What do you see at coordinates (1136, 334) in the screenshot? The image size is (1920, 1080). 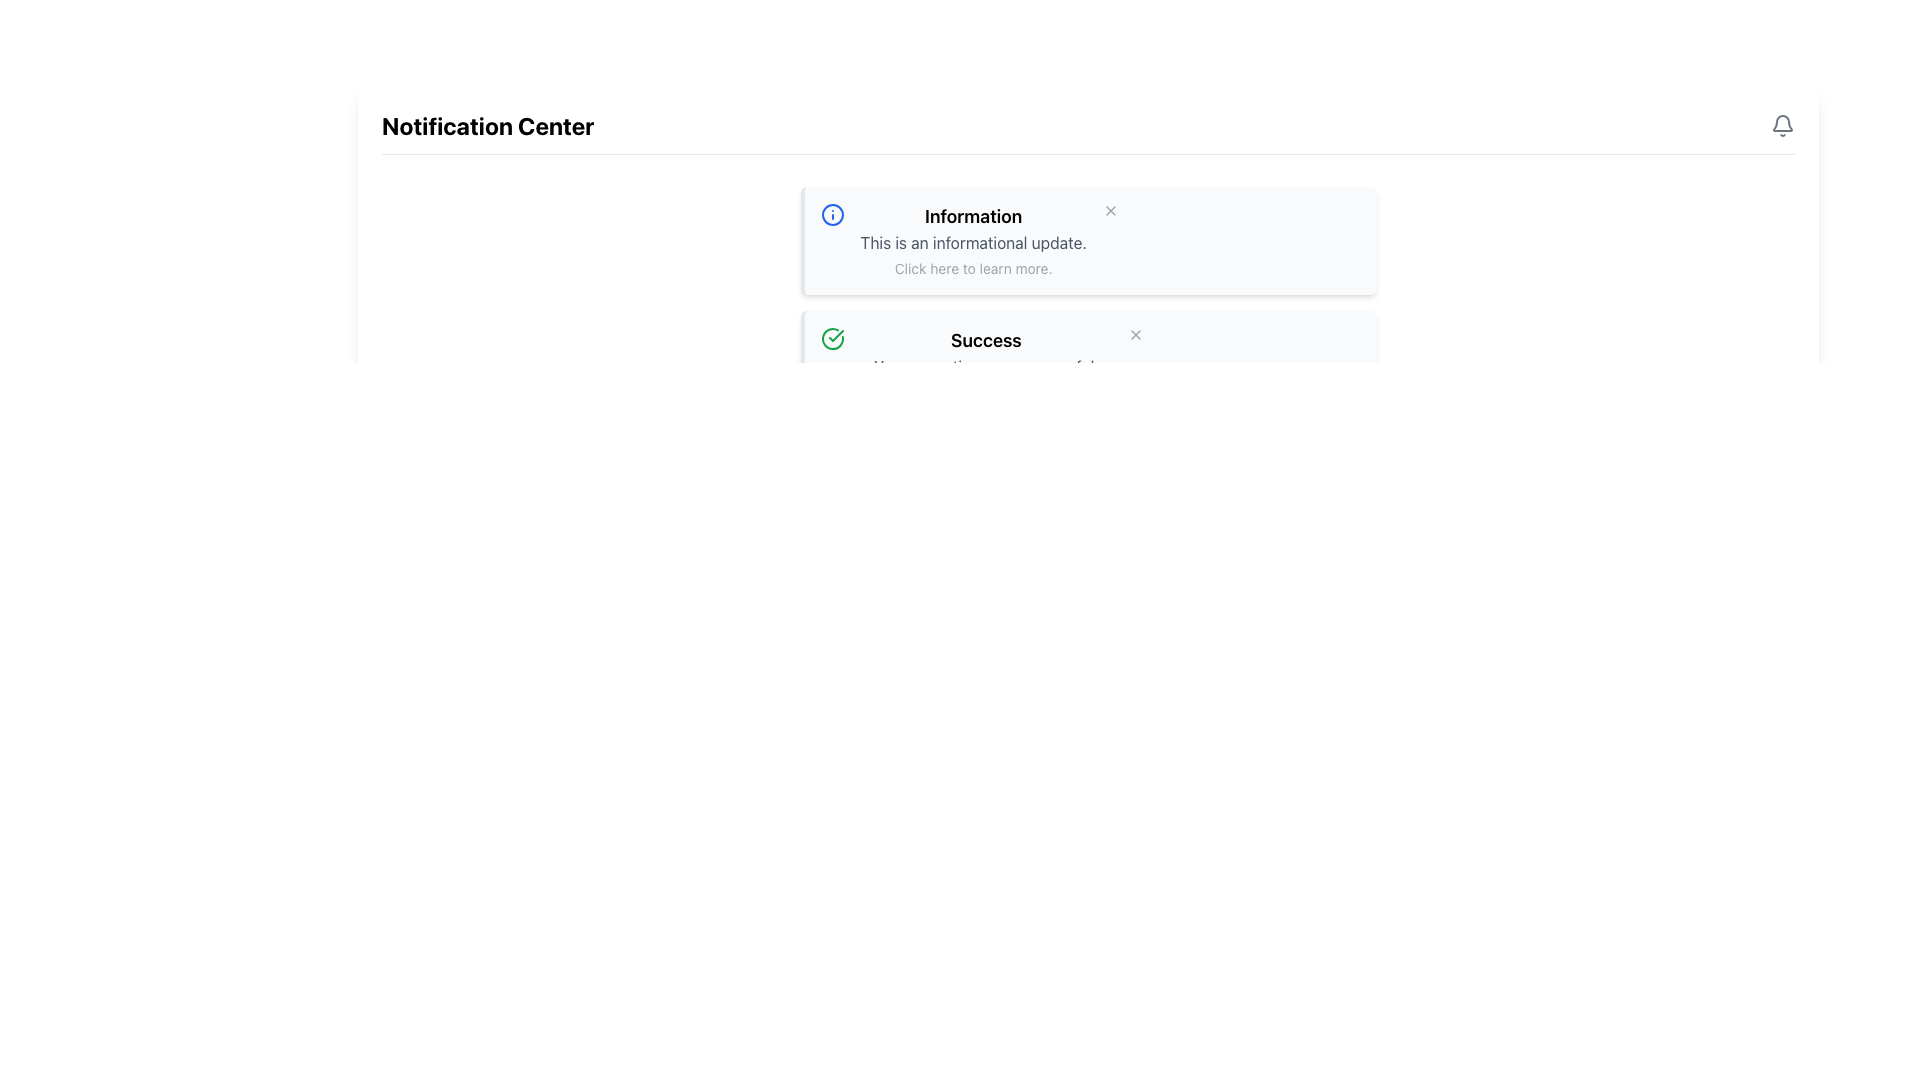 I see `the dismiss Icon Button located in the top-right corner of the success message notification beneath the 'Notification Center'` at bounding box center [1136, 334].